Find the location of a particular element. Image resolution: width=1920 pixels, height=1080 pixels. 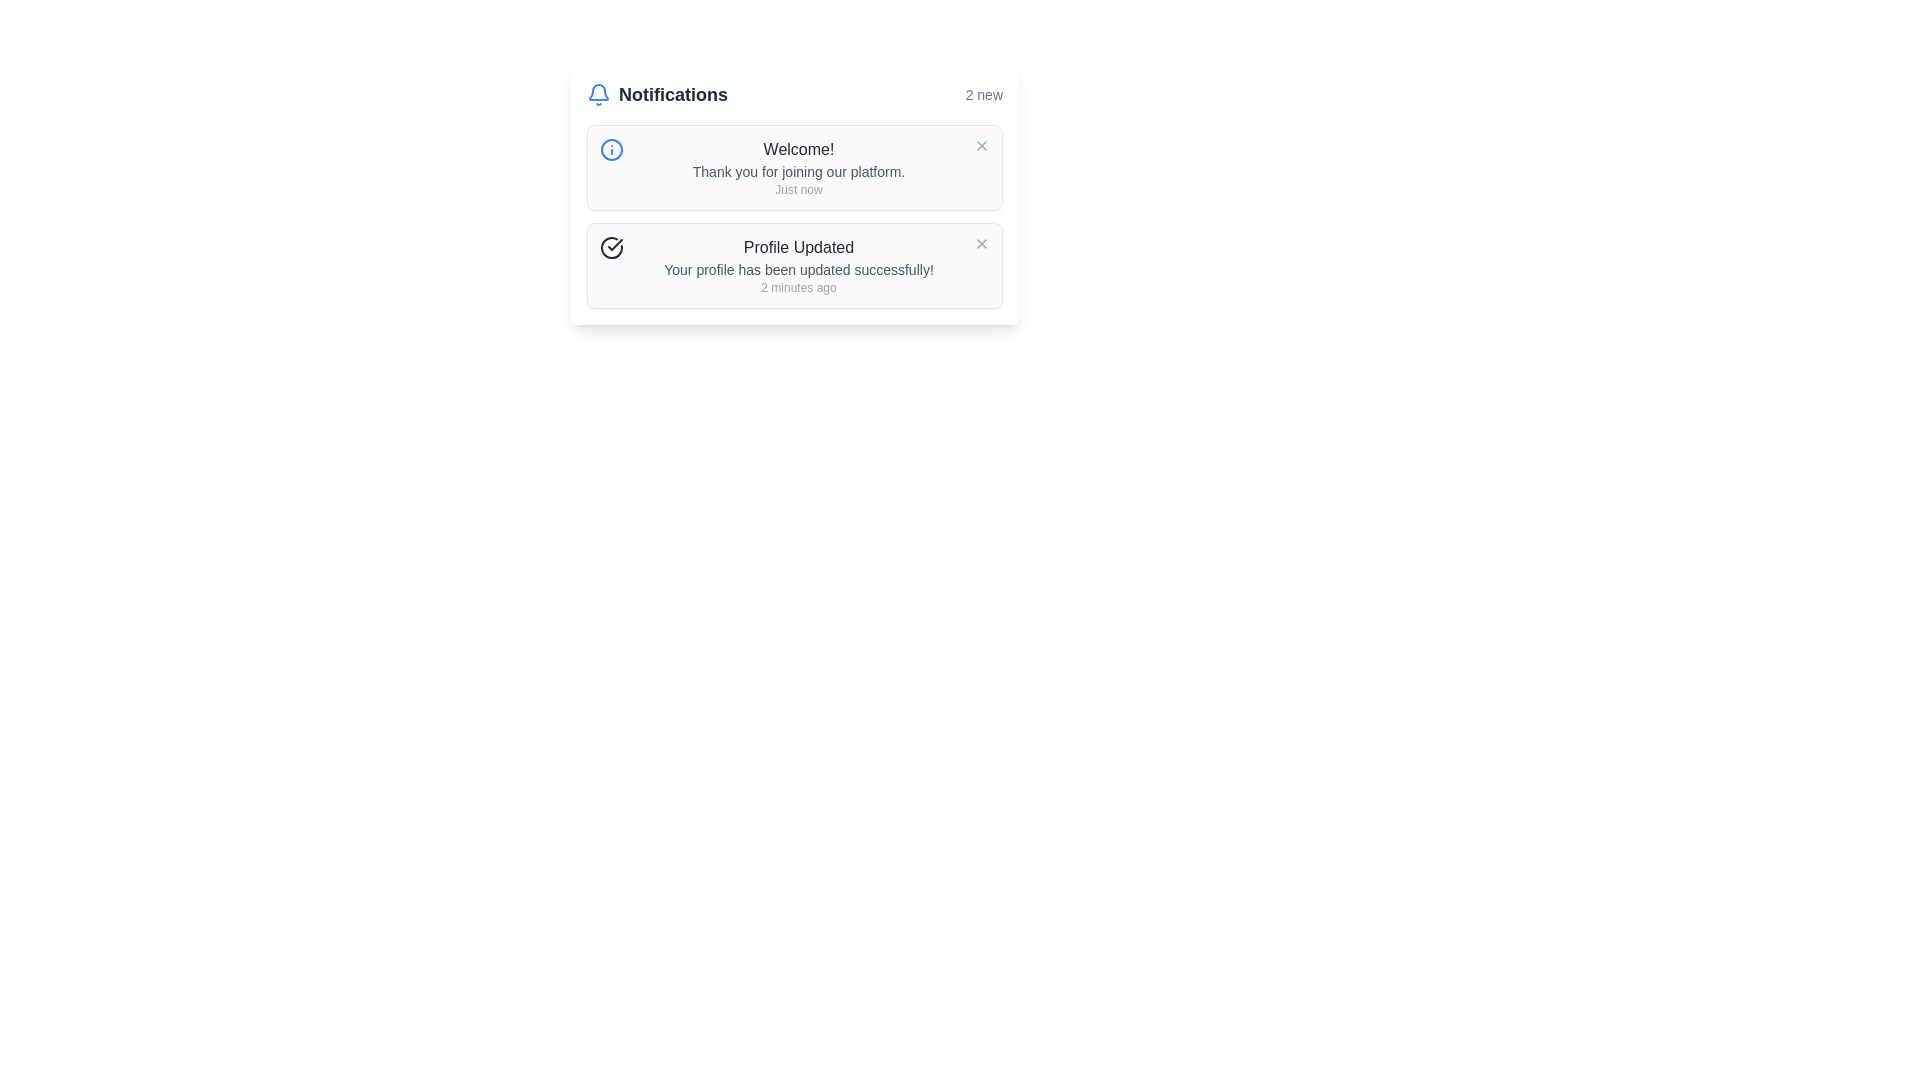

assistive technology is located at coordinates (797, 167).